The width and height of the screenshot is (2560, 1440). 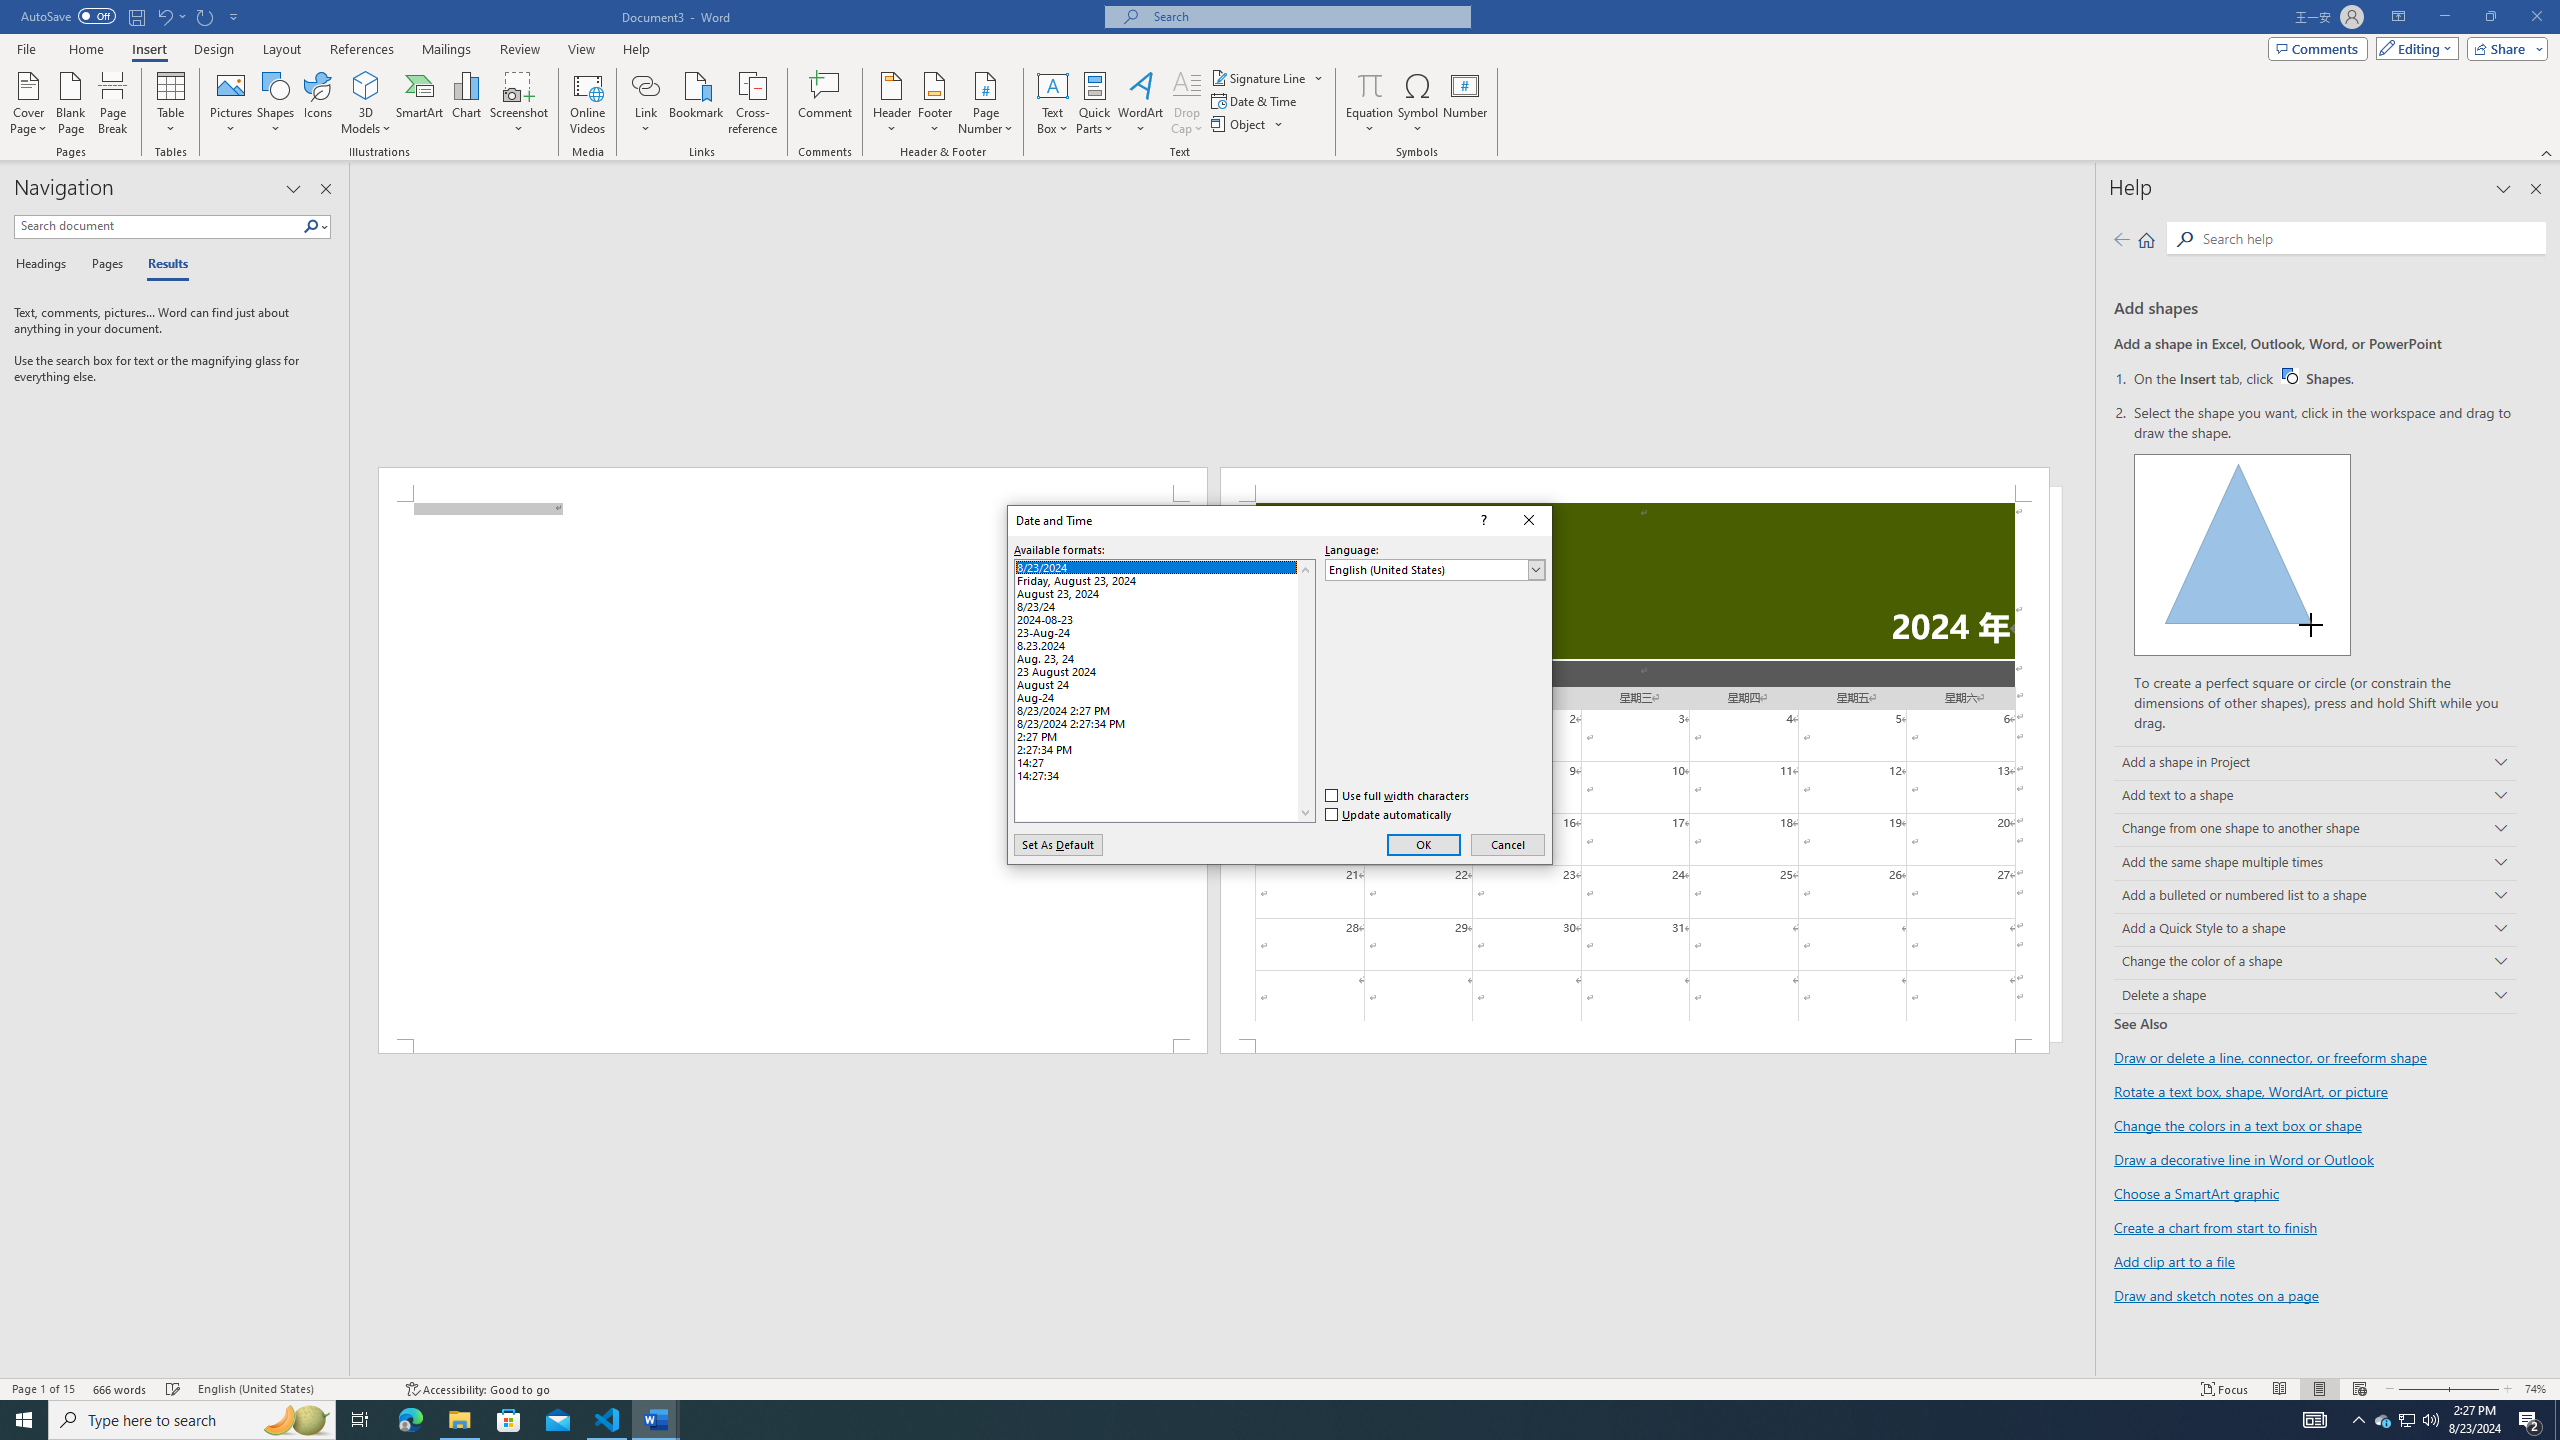 What do you see at coordinates (2556, 1418) in the screenshot?
I see `'Show desktop'` at bounding box center [2556, 1418].